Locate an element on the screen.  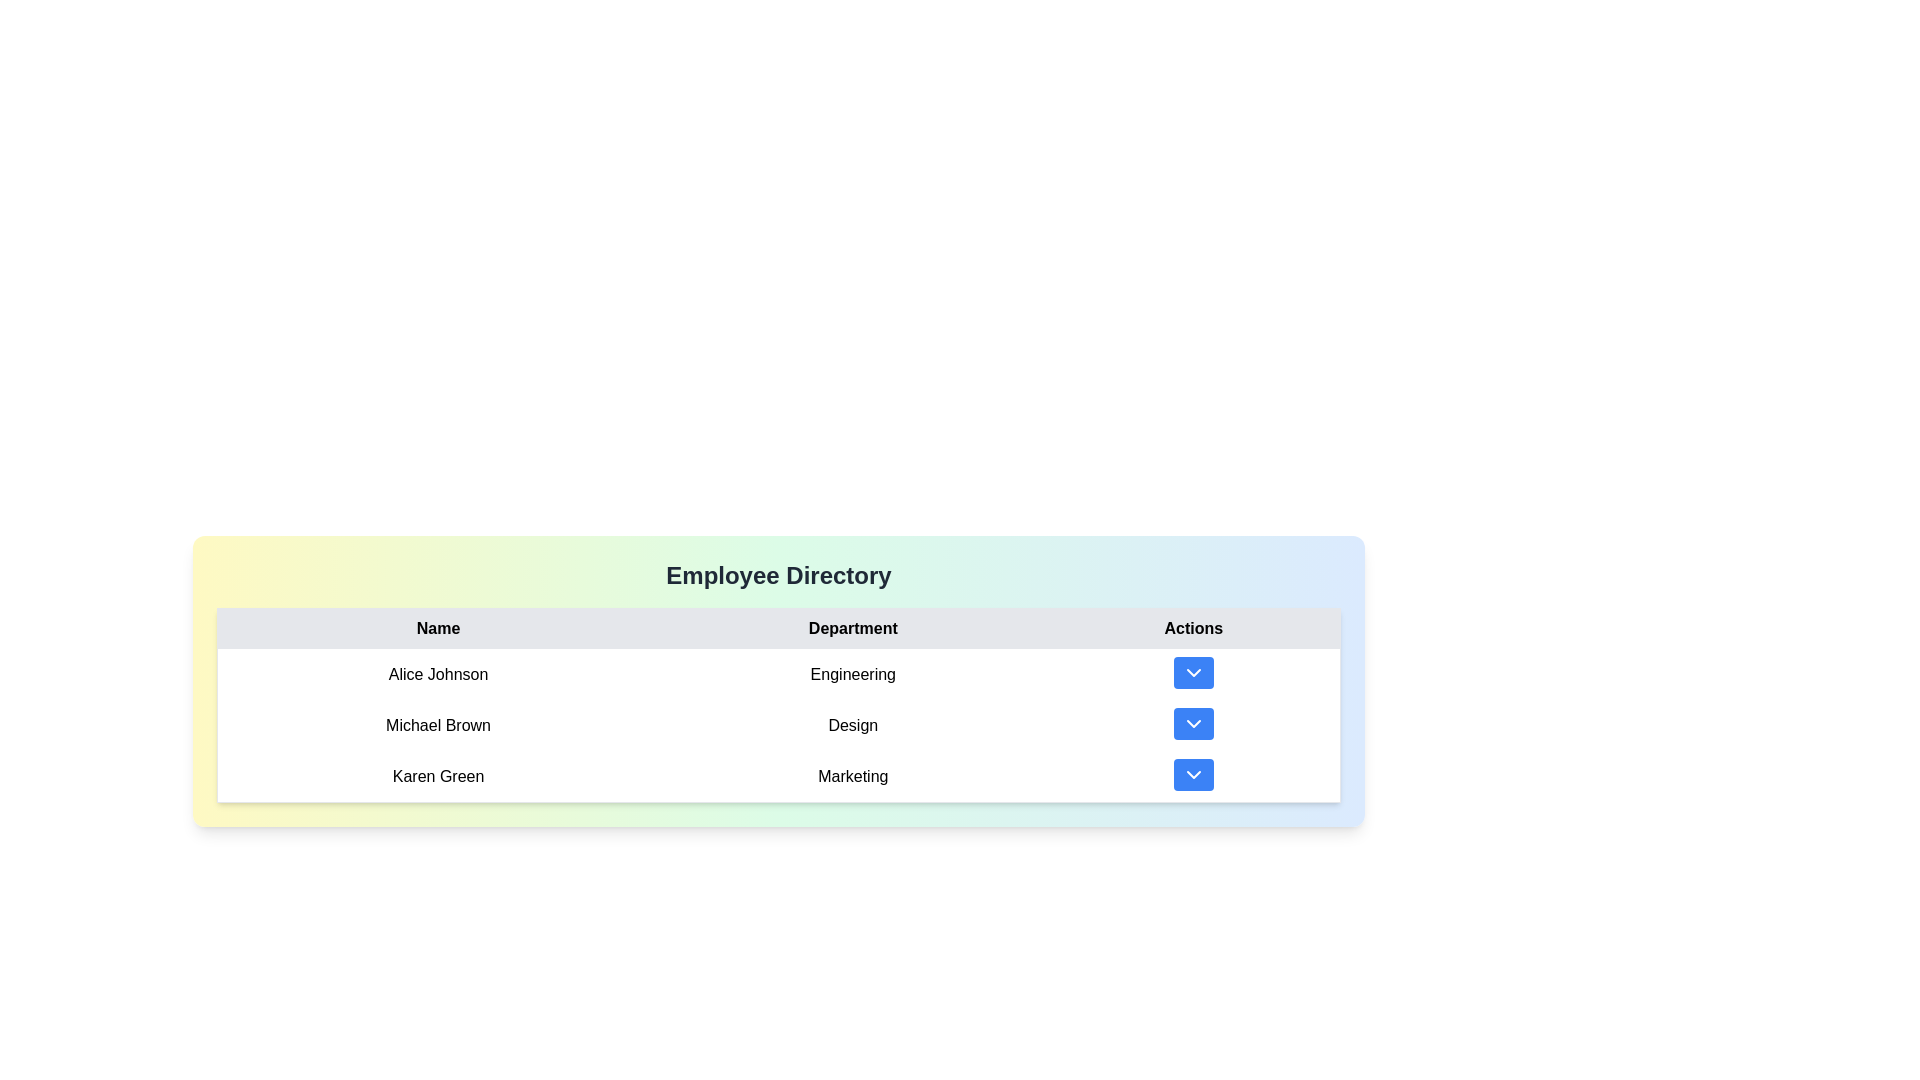
the rectangular button with a blue background and white downwards-pointing arrow in the 'Actions' column for 'Alice Johnson' in the 'Employee Directory' table to trigger the hover effect is located at coordinates (1194, 674).